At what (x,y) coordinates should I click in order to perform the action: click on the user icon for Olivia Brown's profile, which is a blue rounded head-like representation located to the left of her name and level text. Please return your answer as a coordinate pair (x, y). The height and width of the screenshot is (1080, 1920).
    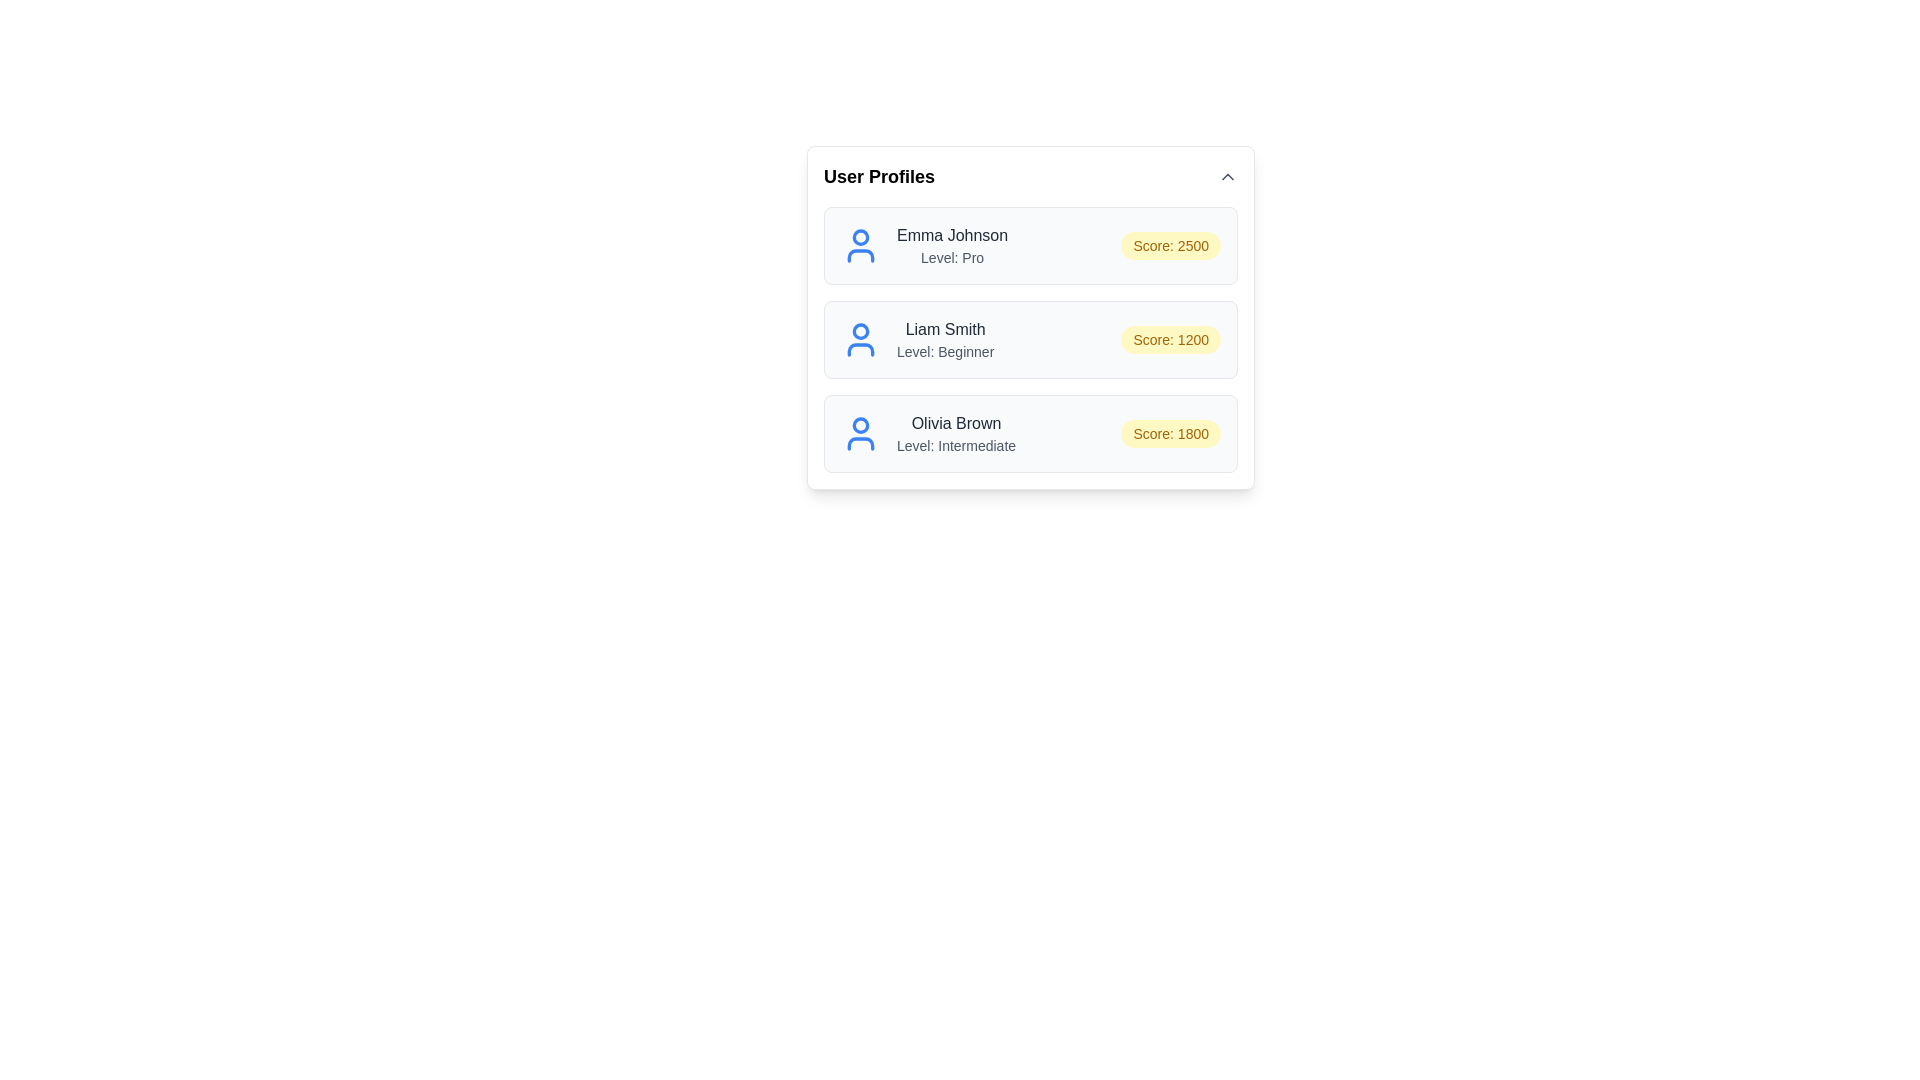
    Looking at the image, I should click on (860, 433).